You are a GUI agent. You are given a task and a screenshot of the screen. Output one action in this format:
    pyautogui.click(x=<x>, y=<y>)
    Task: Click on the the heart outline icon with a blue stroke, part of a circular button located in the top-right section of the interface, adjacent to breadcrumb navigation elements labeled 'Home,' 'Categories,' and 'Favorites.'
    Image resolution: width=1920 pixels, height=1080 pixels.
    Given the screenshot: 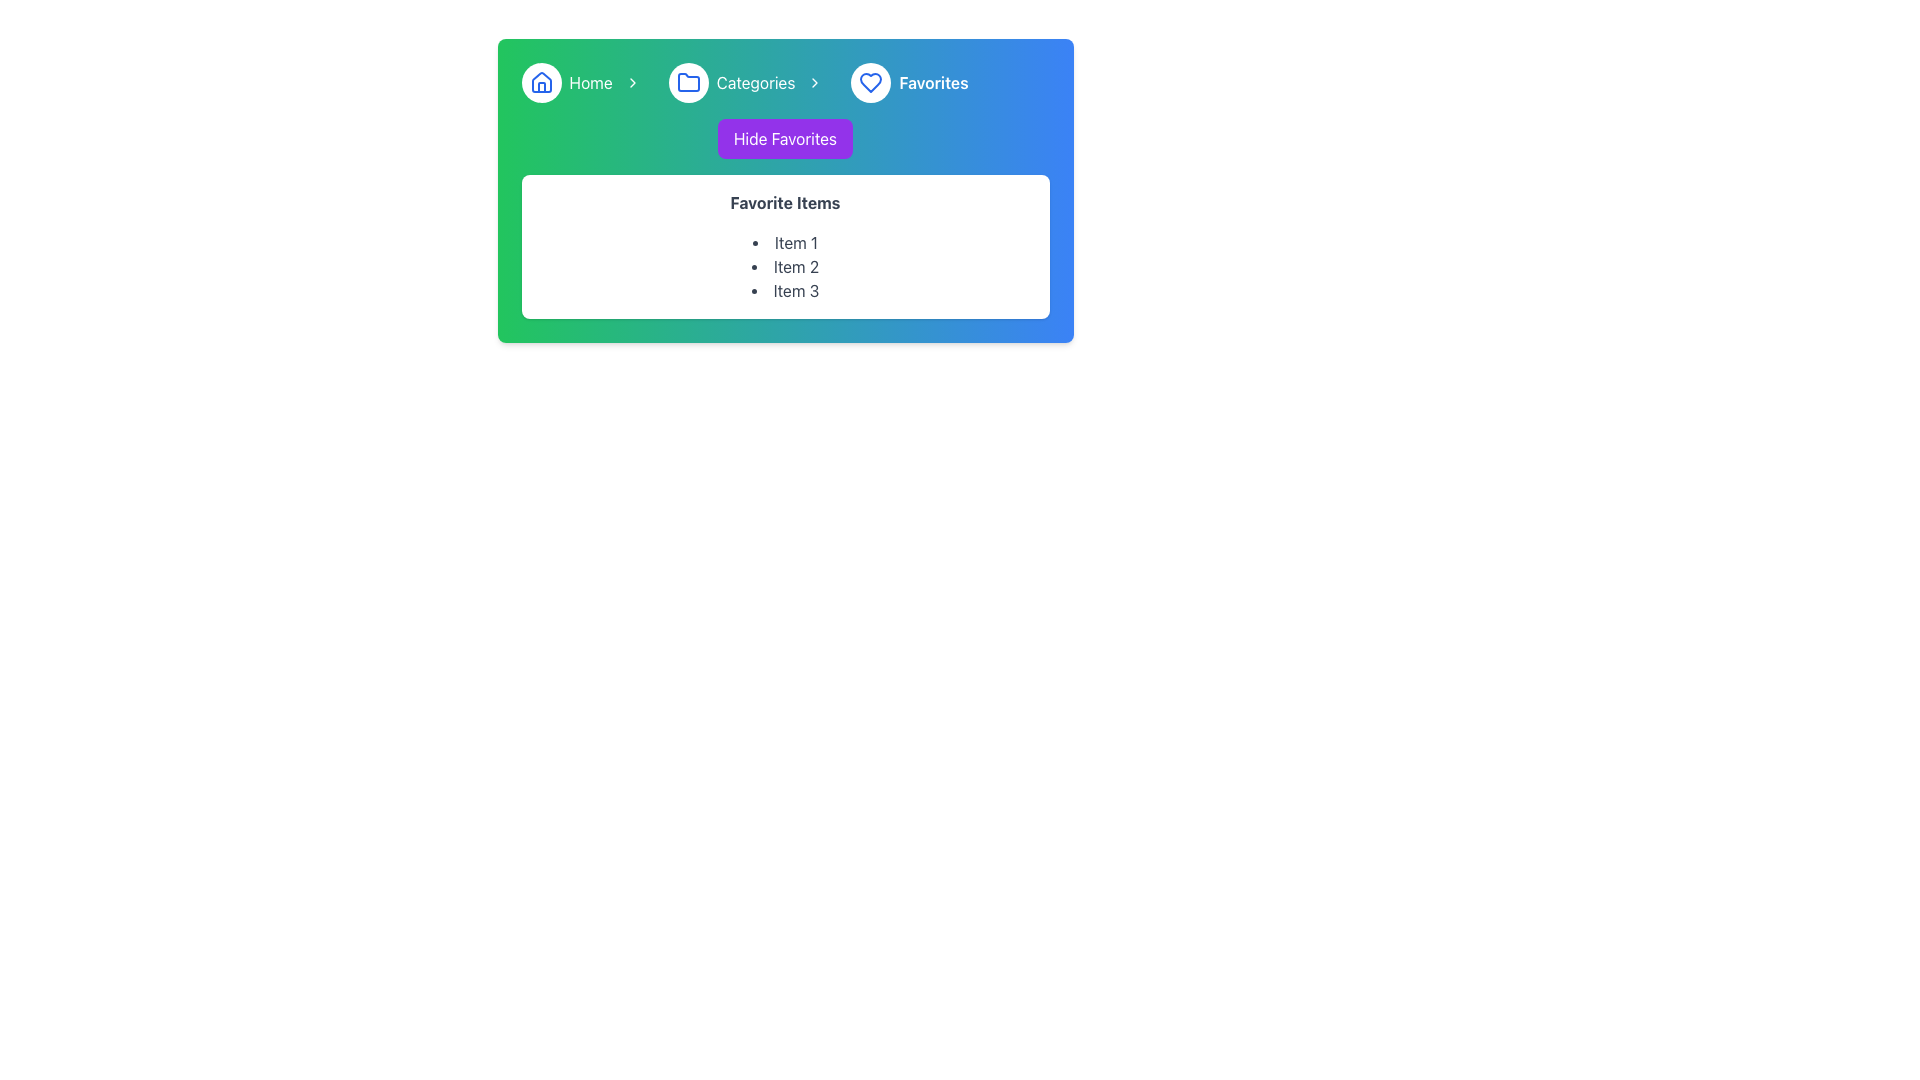 What is the action you would take?
    pyautogui.click(x=871, y=82)
    